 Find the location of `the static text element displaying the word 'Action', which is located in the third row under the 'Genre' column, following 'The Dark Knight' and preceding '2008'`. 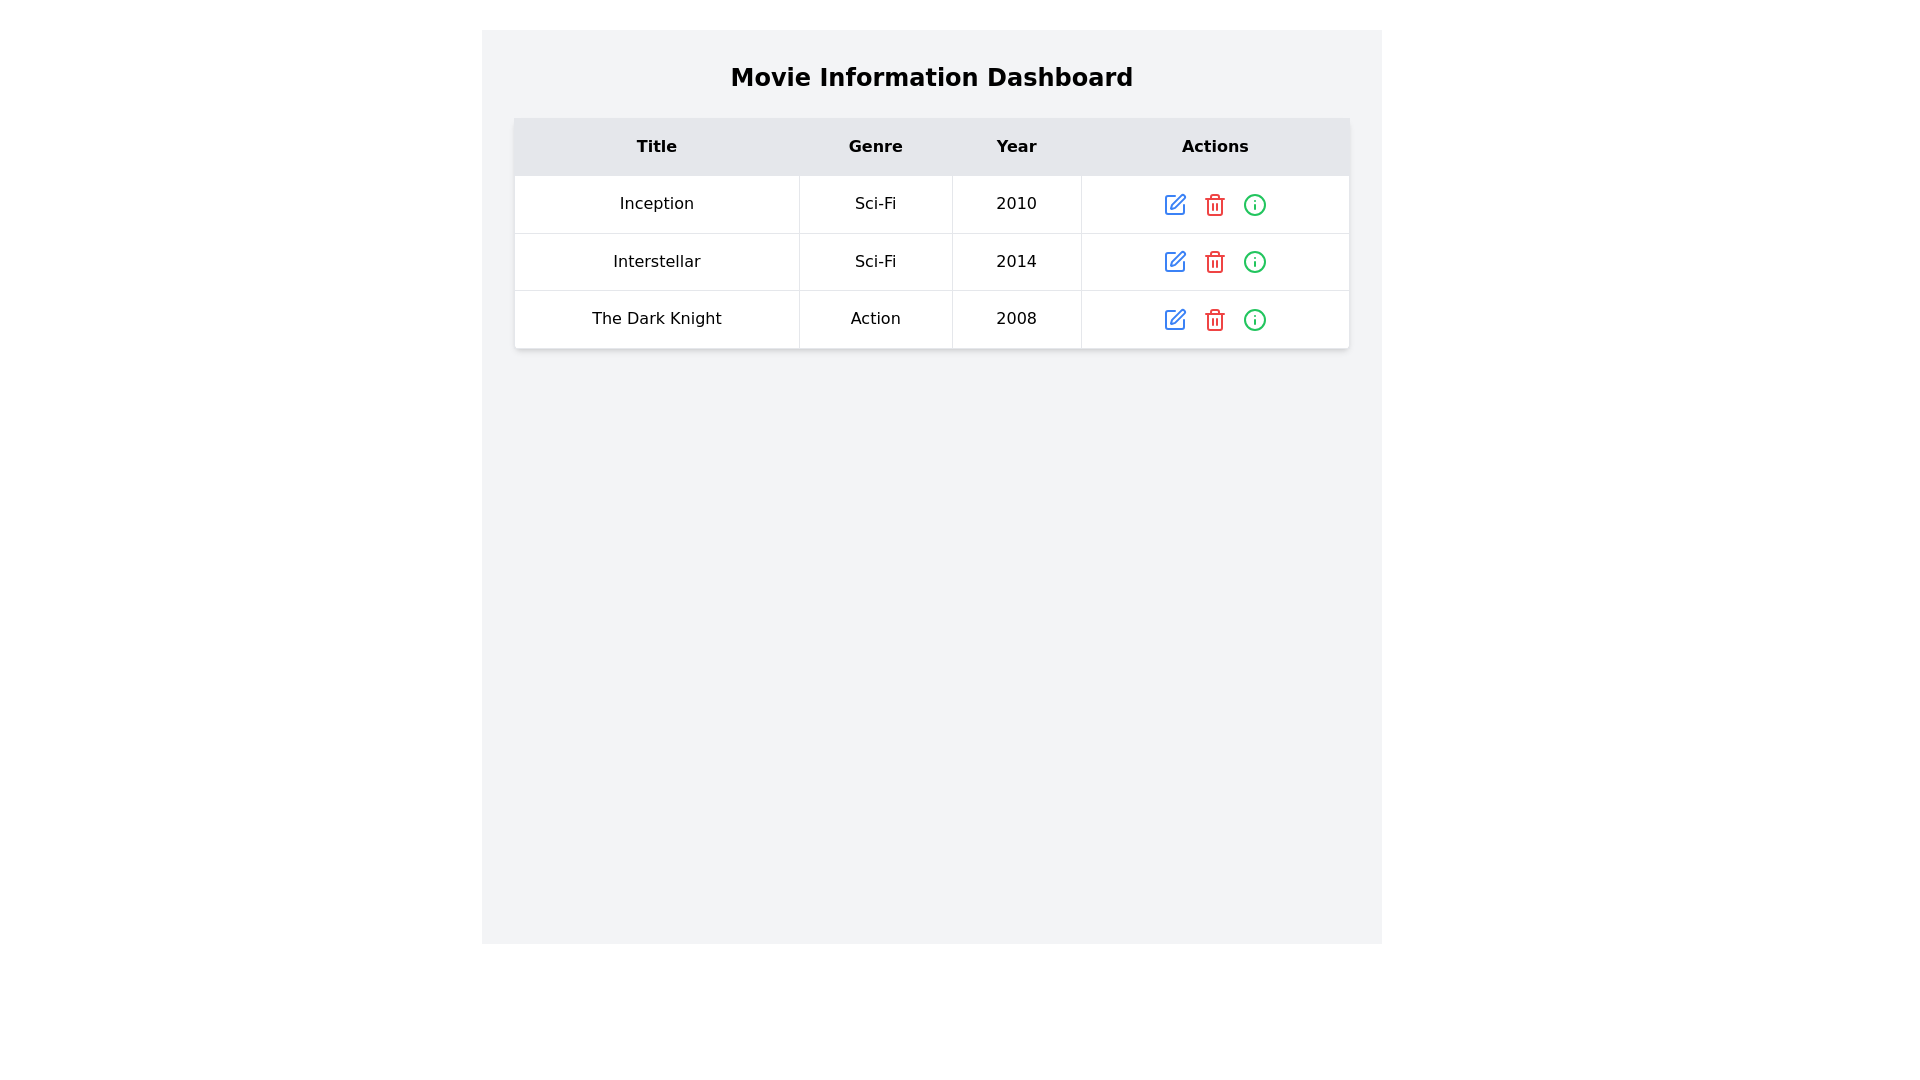

the static text element displaying the word 'Action', which is located in the third row under the 'Genre' column, following 'The Dark Knight' and preceding '2008' is located at coordinates (875, 318).